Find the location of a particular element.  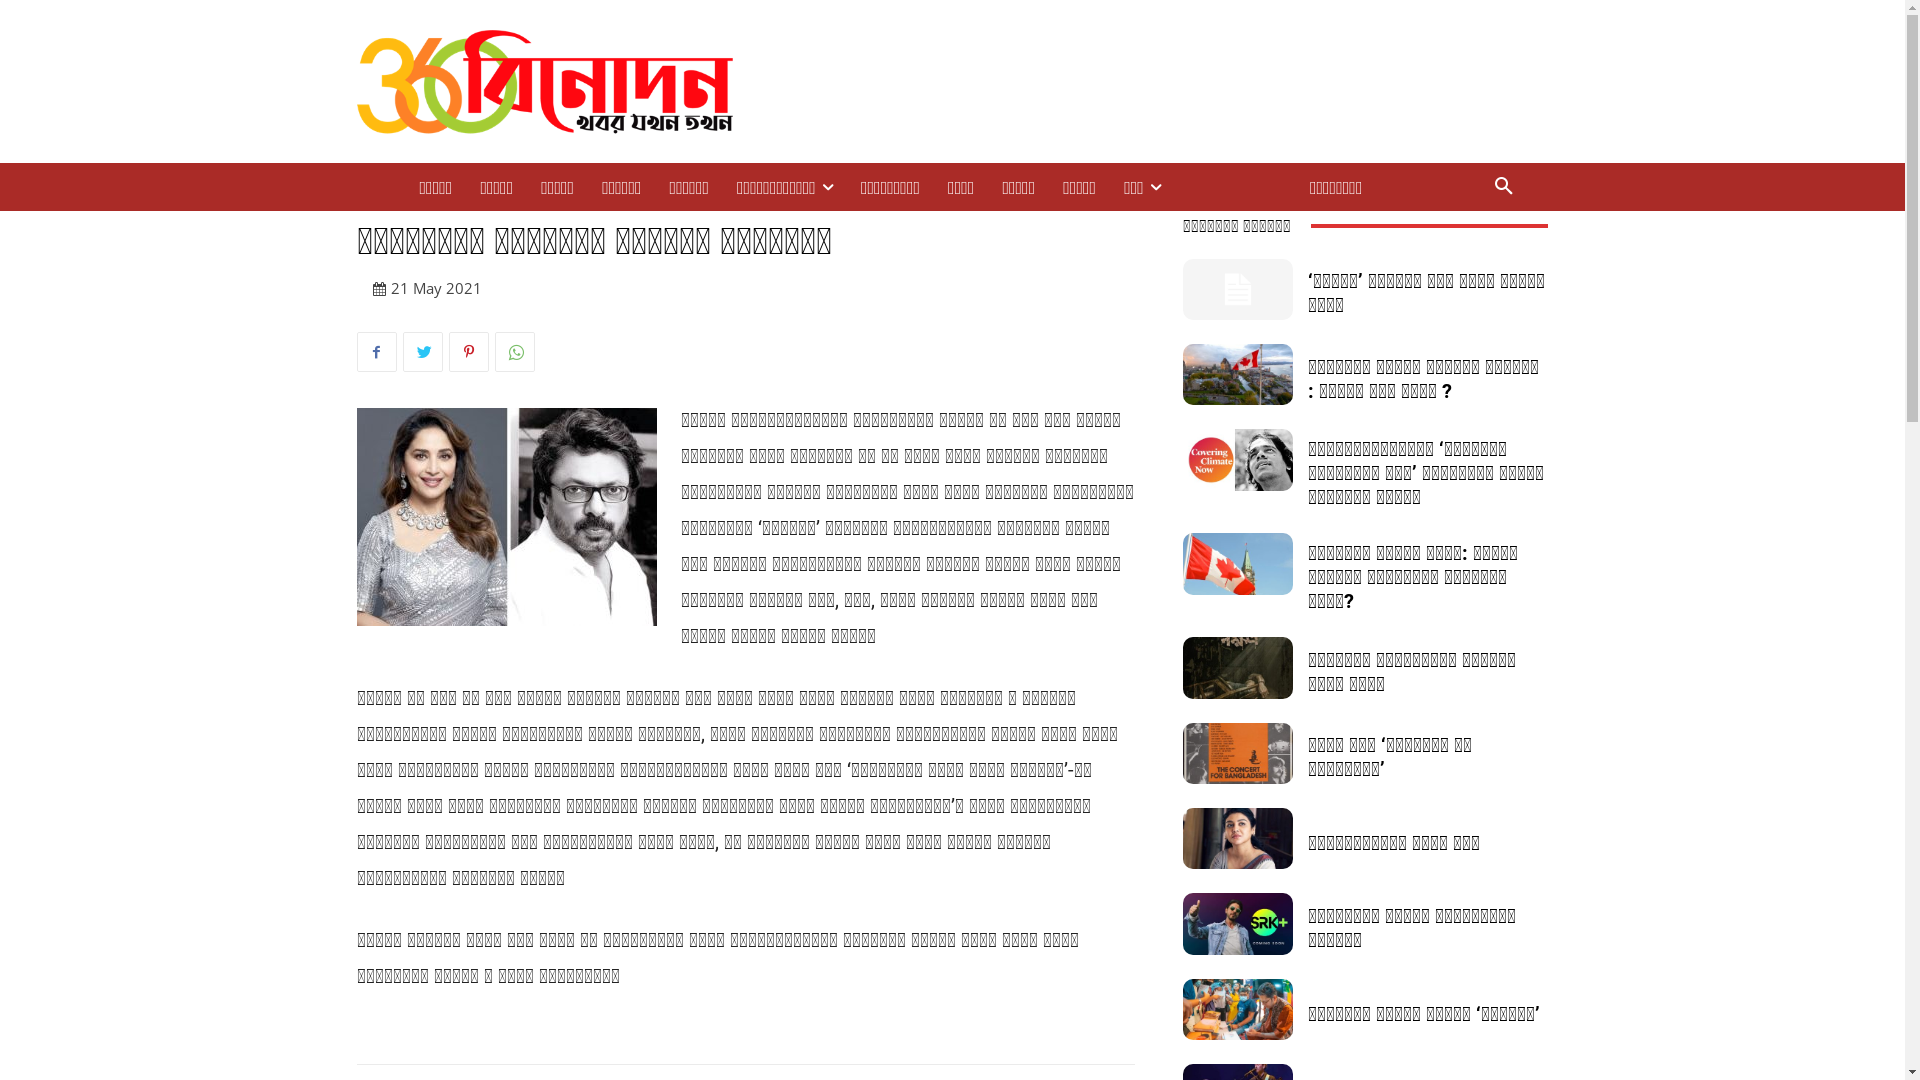

'Pinterest' is located at coordinates (466, 350).